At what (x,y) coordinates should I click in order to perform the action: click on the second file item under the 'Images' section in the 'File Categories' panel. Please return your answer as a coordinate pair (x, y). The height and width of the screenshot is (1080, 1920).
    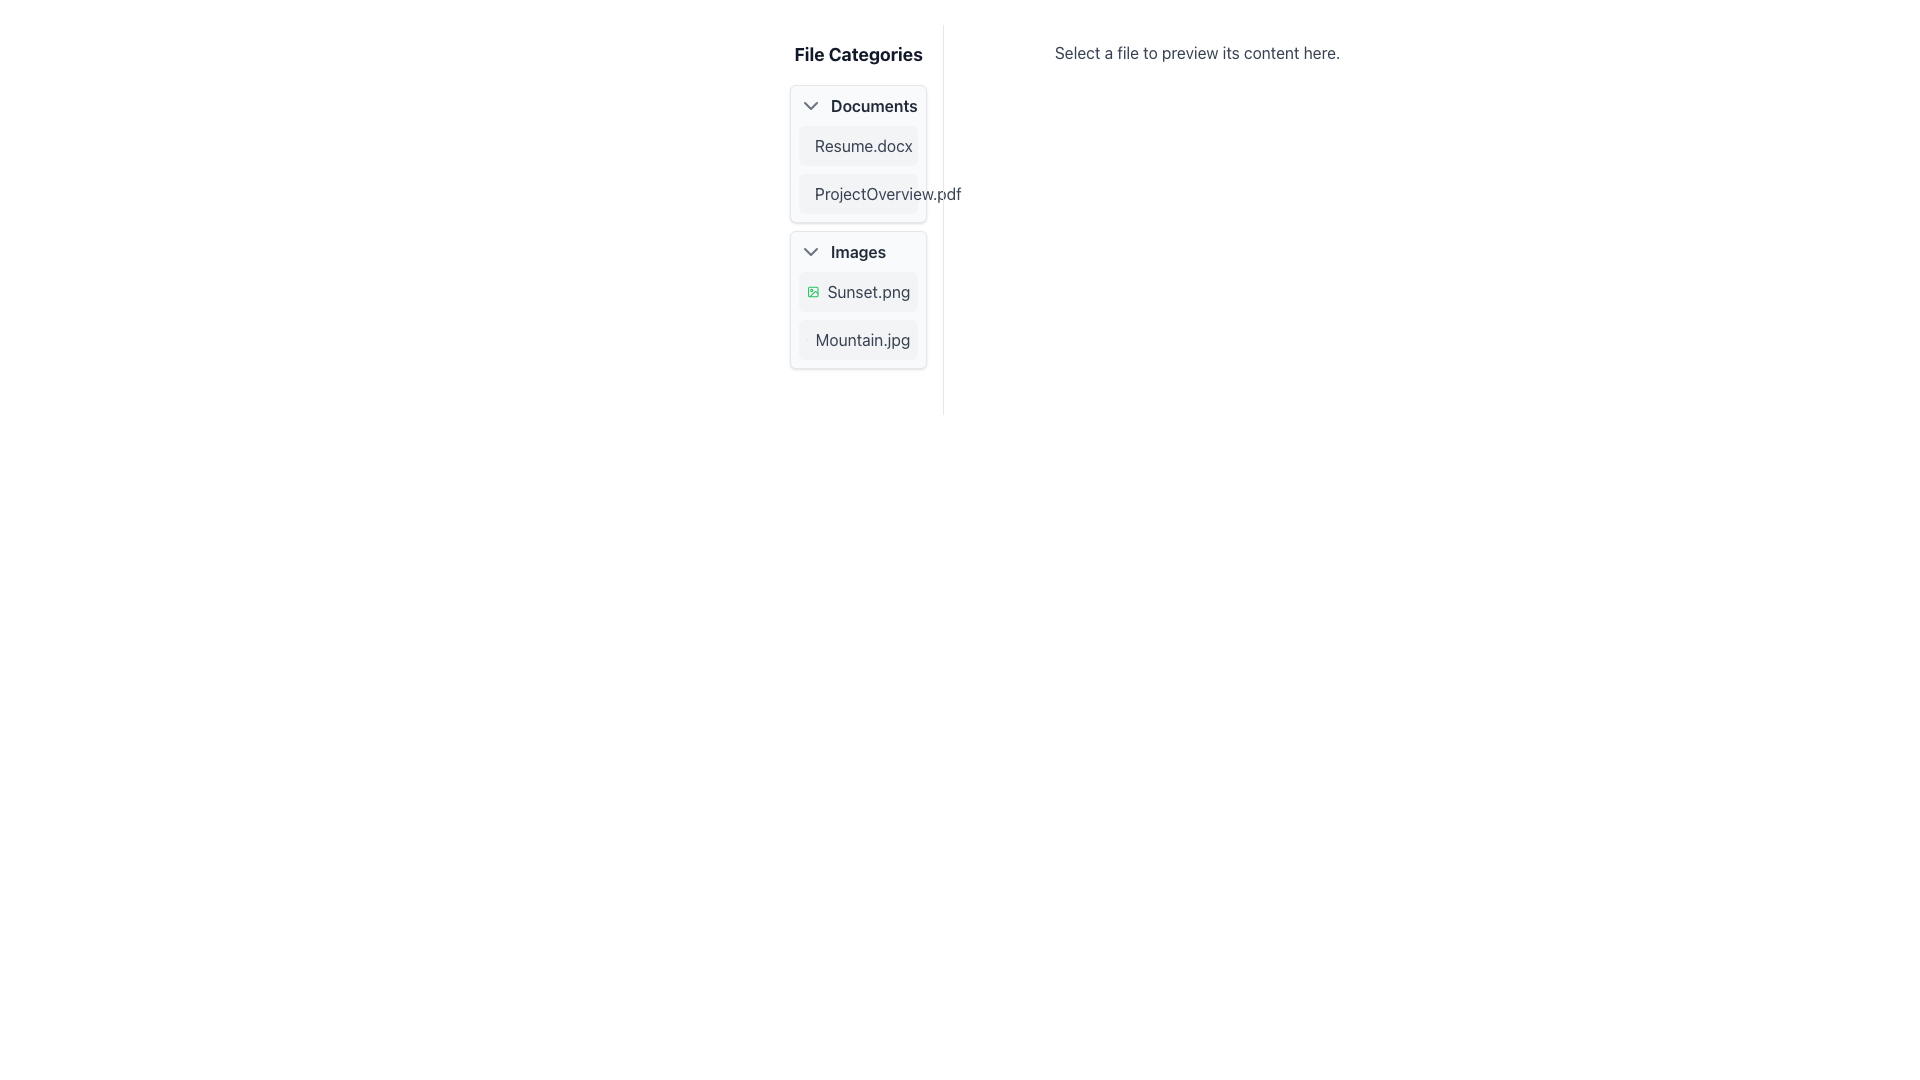
    Looking at the image, I should click on (858, 338).